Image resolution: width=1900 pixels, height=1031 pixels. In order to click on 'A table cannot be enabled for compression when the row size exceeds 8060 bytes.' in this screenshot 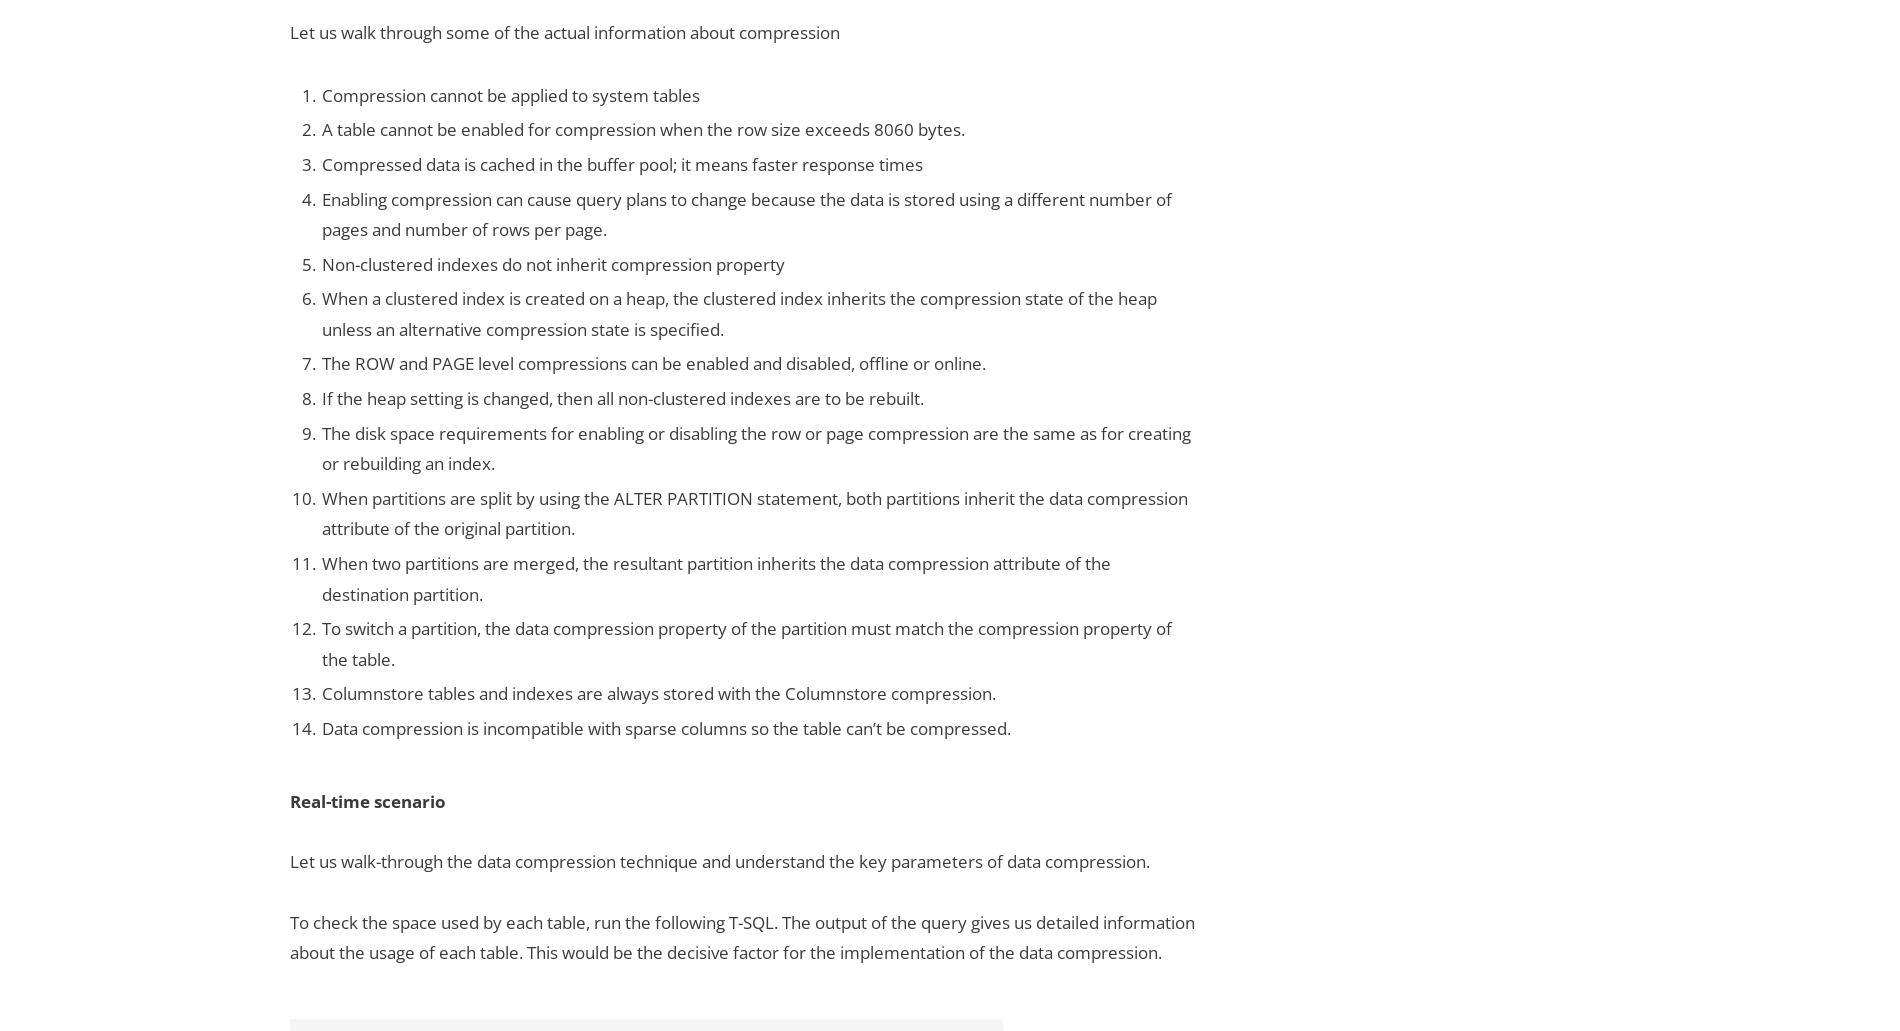, I will do `click(643, 128)`.